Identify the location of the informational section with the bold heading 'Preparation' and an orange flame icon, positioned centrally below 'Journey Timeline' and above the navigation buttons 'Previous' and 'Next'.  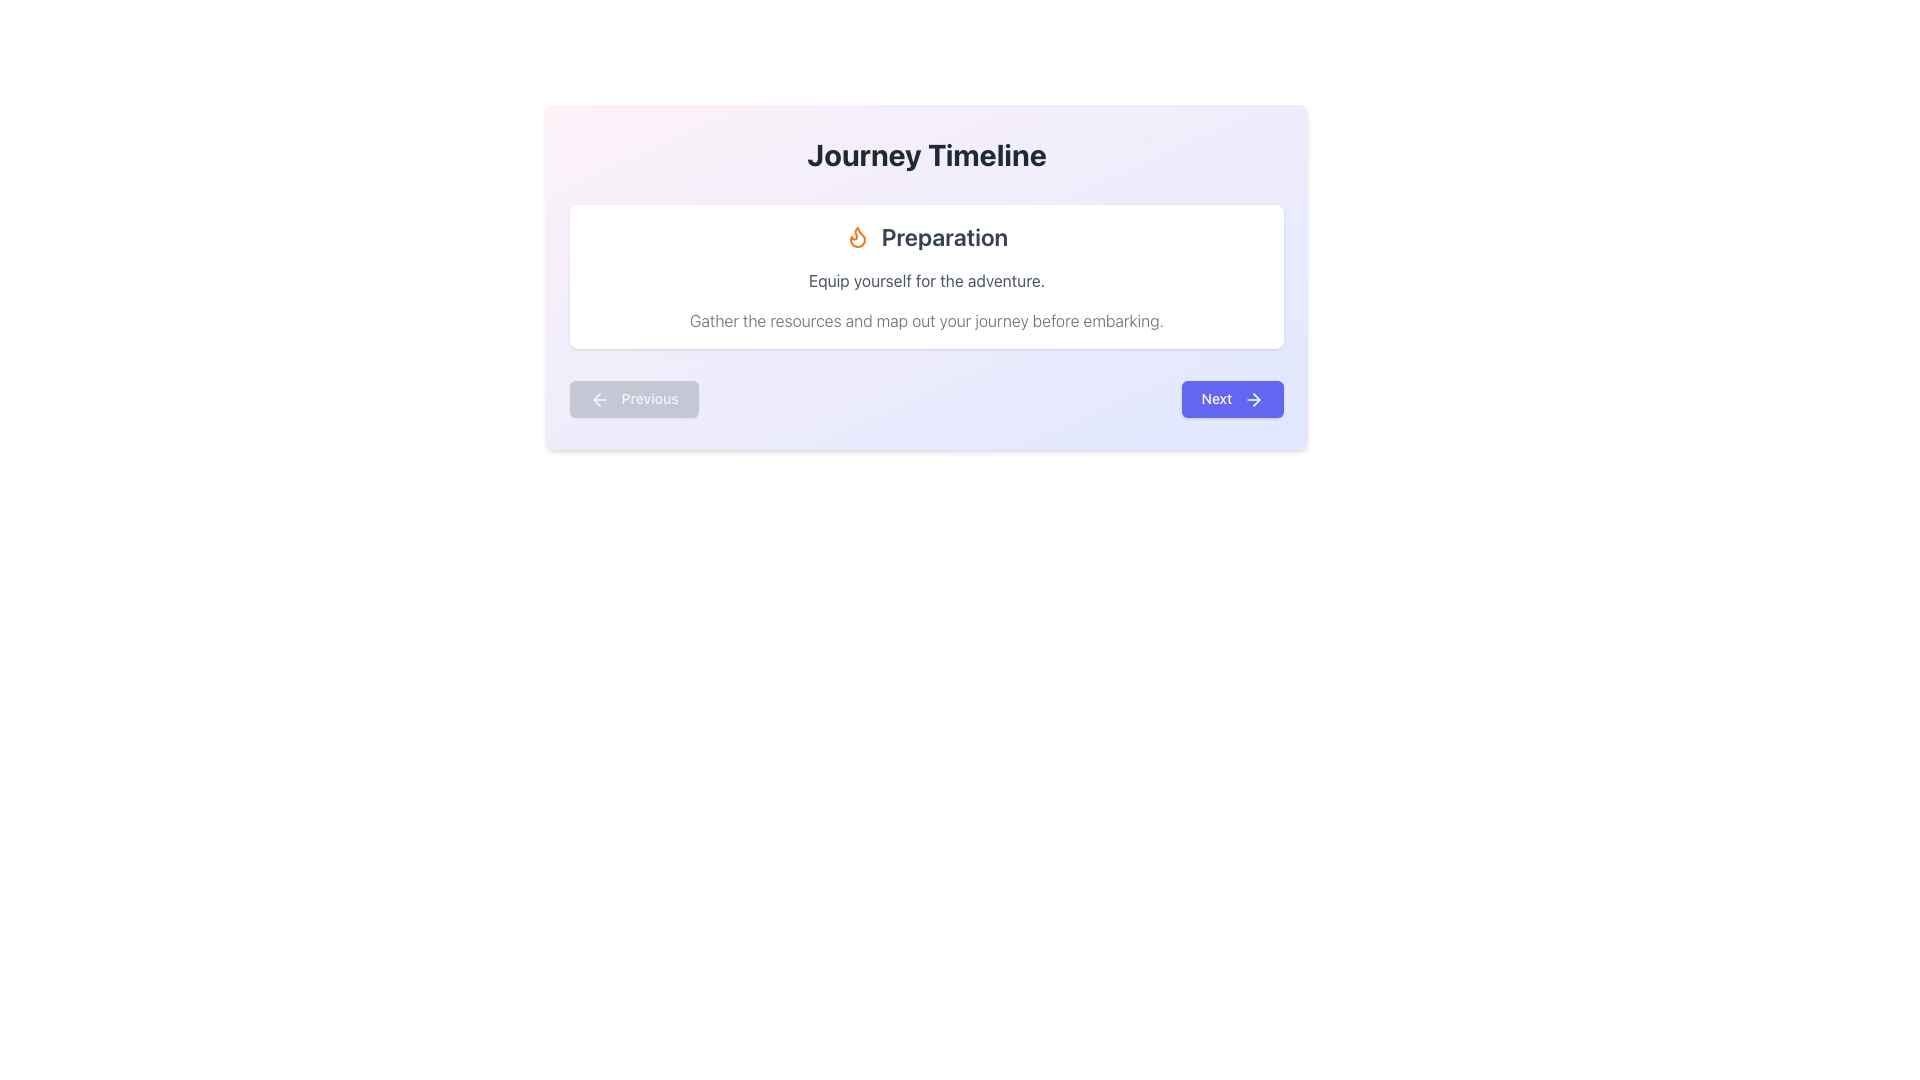
(925, 277).